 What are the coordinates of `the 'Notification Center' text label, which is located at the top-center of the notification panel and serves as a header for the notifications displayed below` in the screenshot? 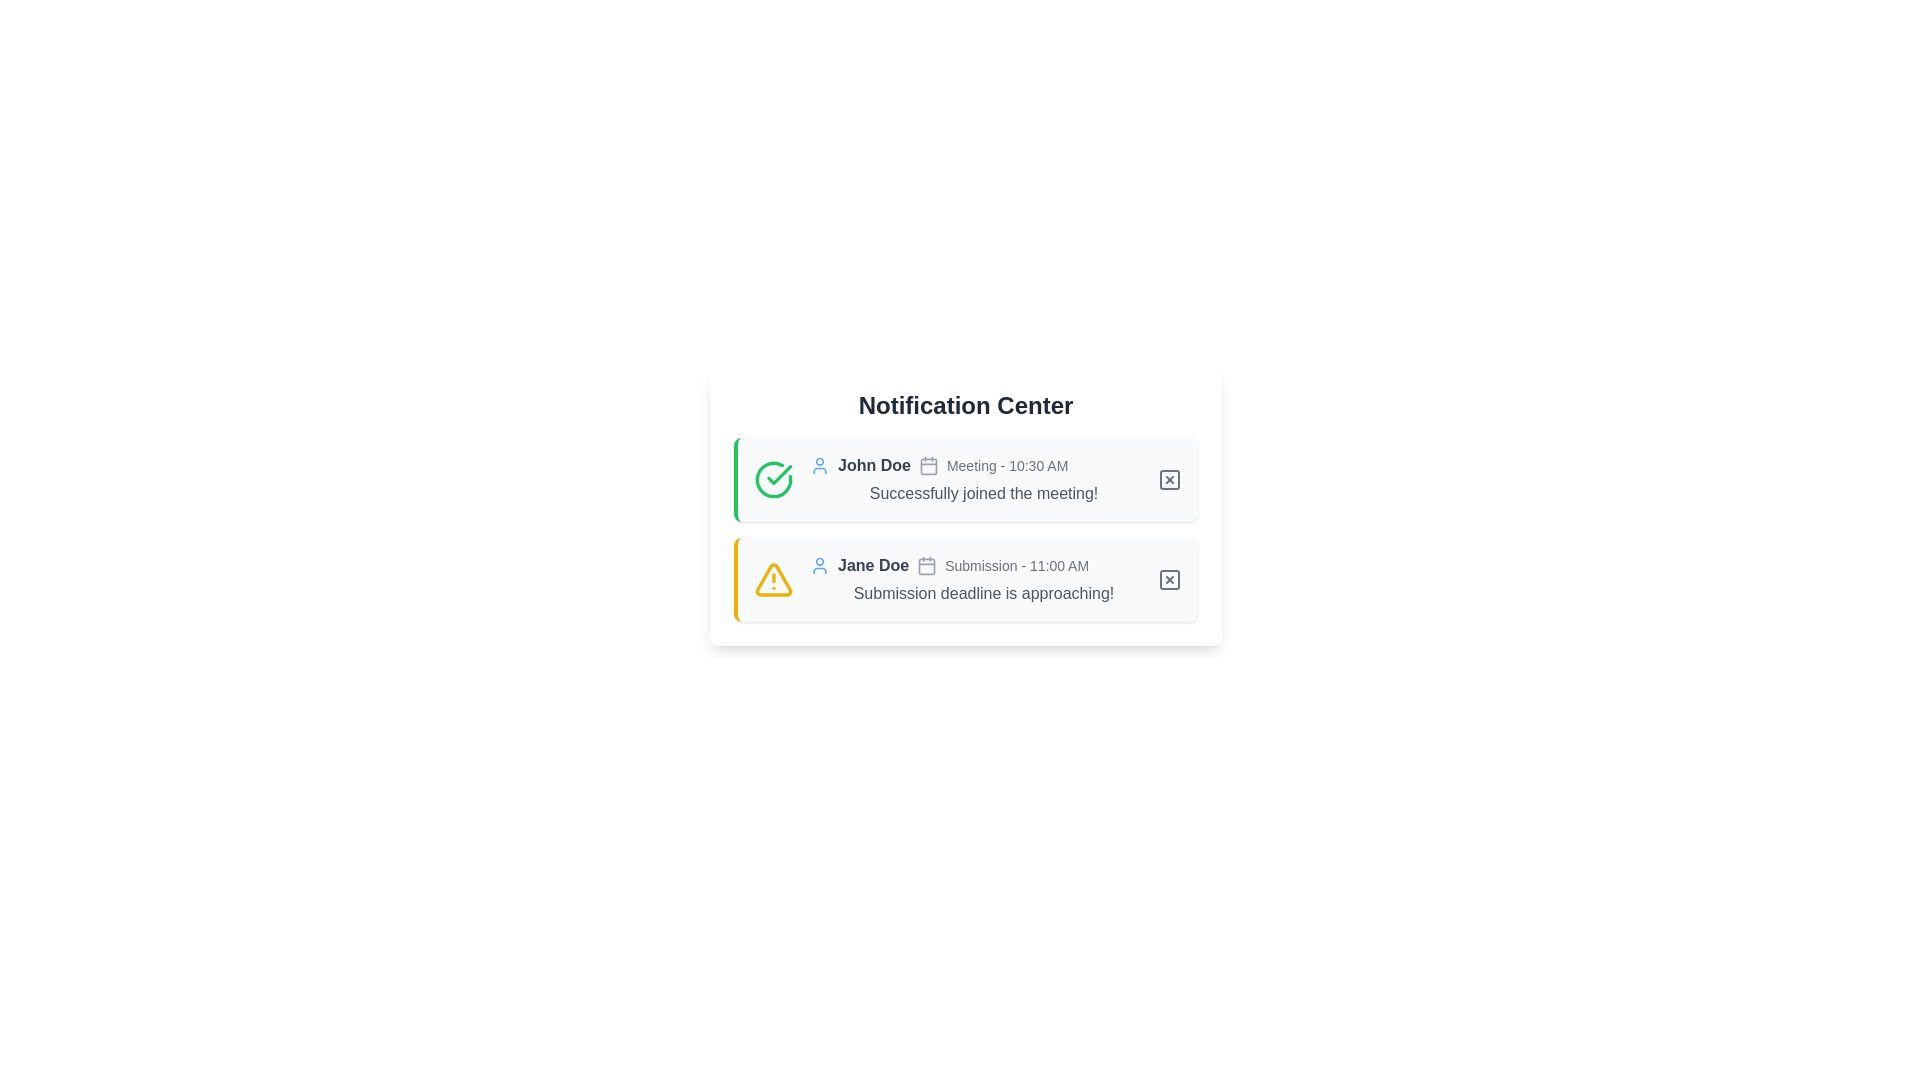 It's located at (965, 405).